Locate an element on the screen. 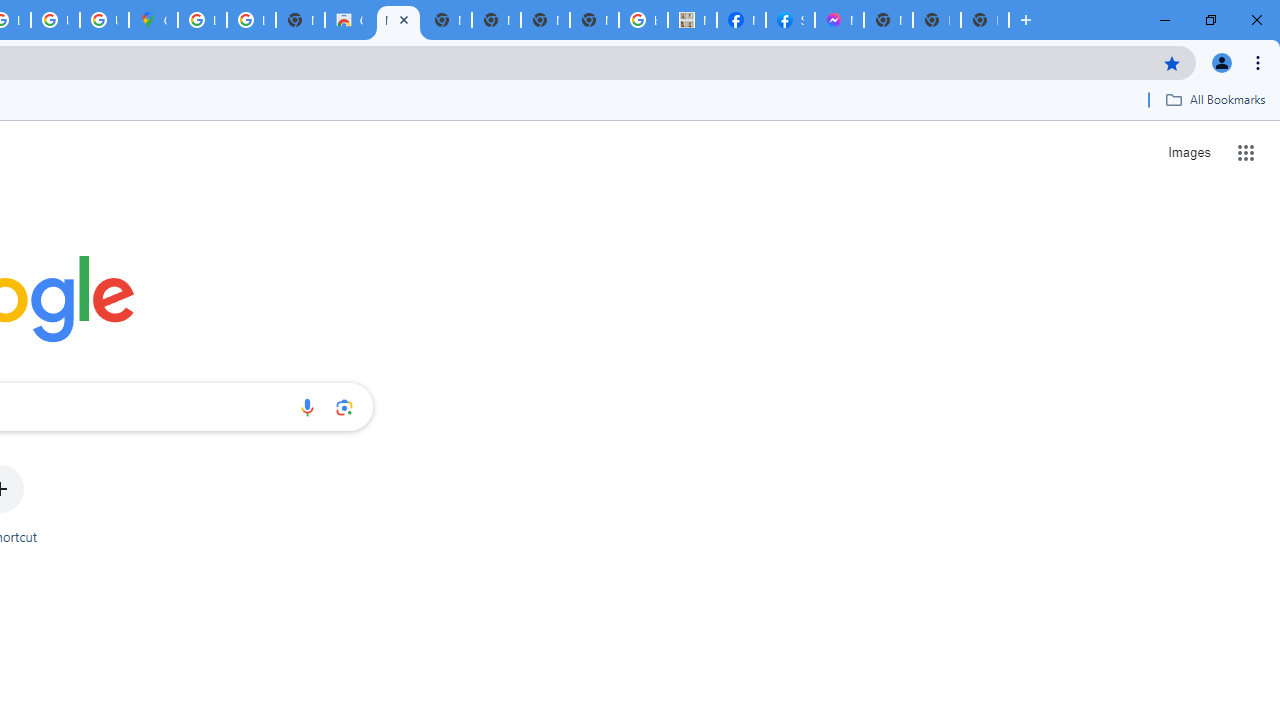 This screenshot has width=1280, height=720. 'Sign Up for Facebook' is located at coordinates (789, 20).